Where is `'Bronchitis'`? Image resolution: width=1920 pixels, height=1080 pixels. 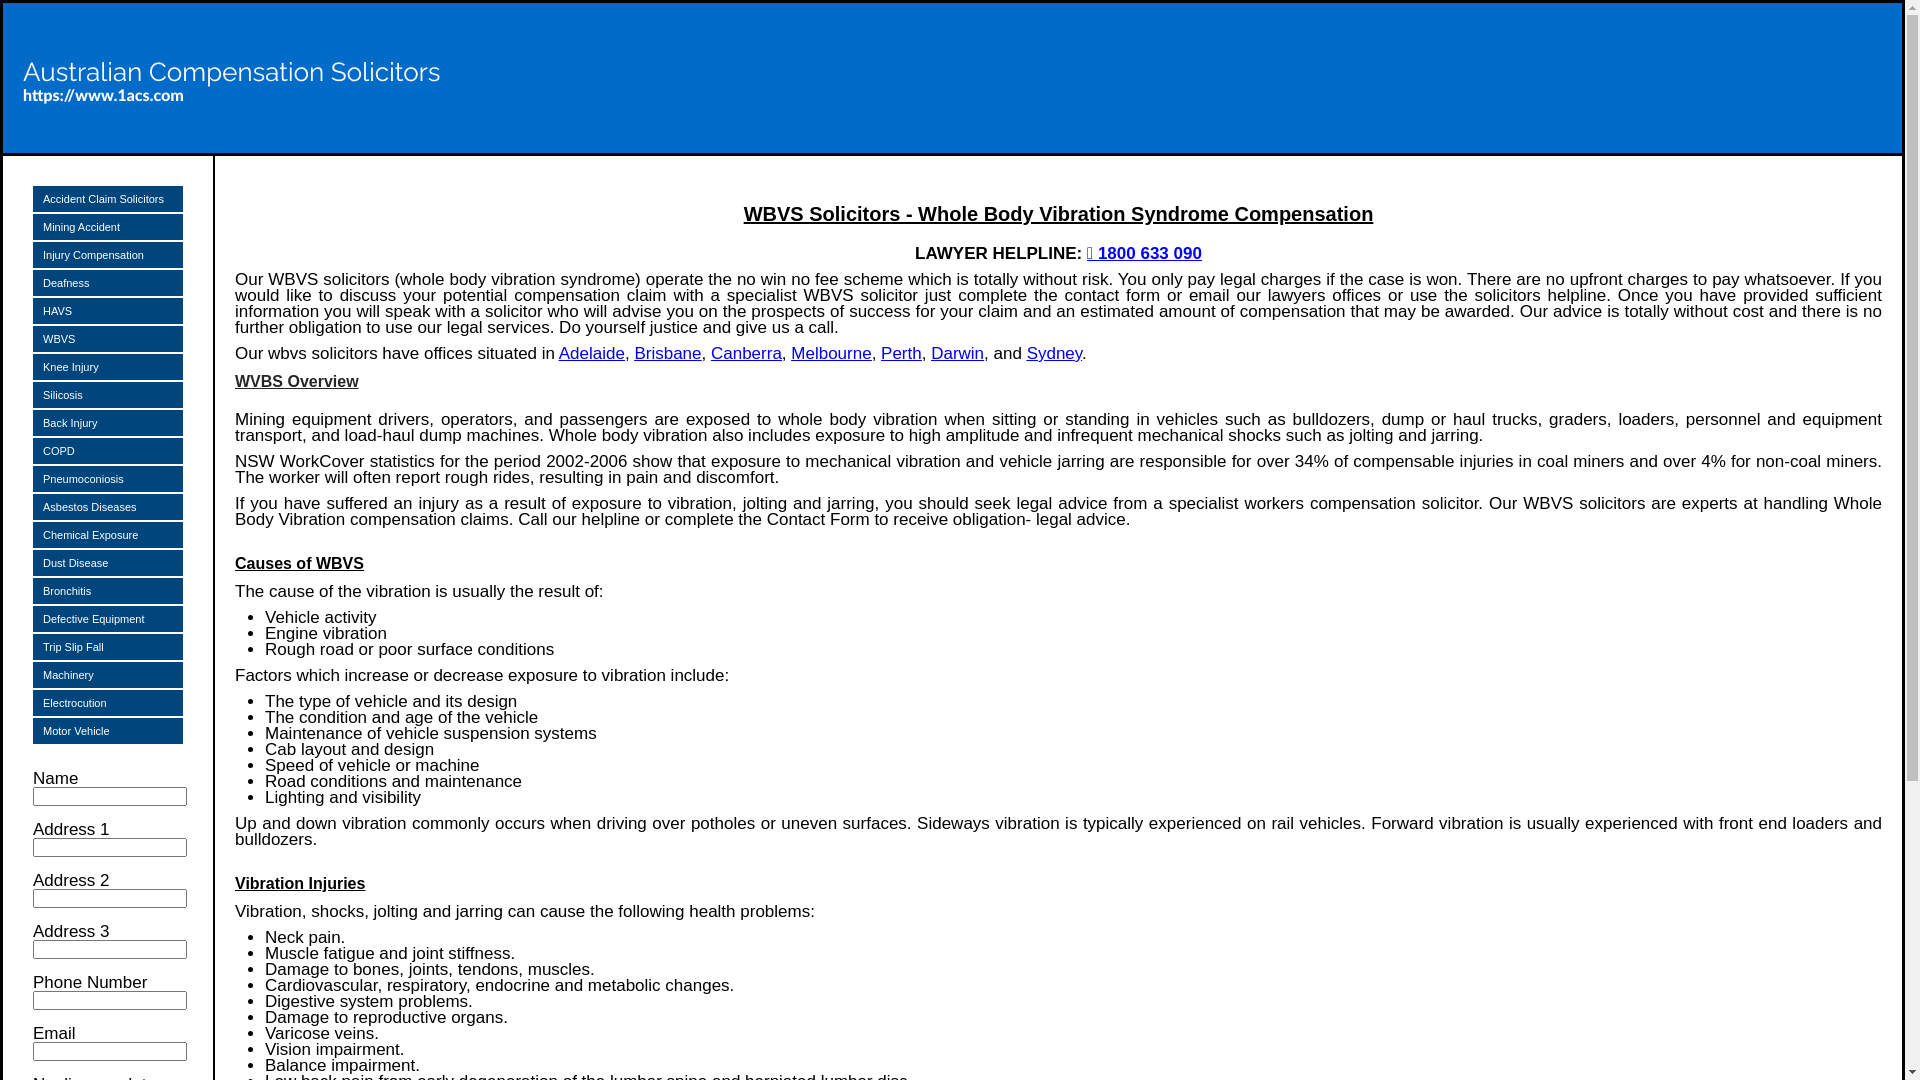 'Bronchitis' is located at coordinates (106, 589).